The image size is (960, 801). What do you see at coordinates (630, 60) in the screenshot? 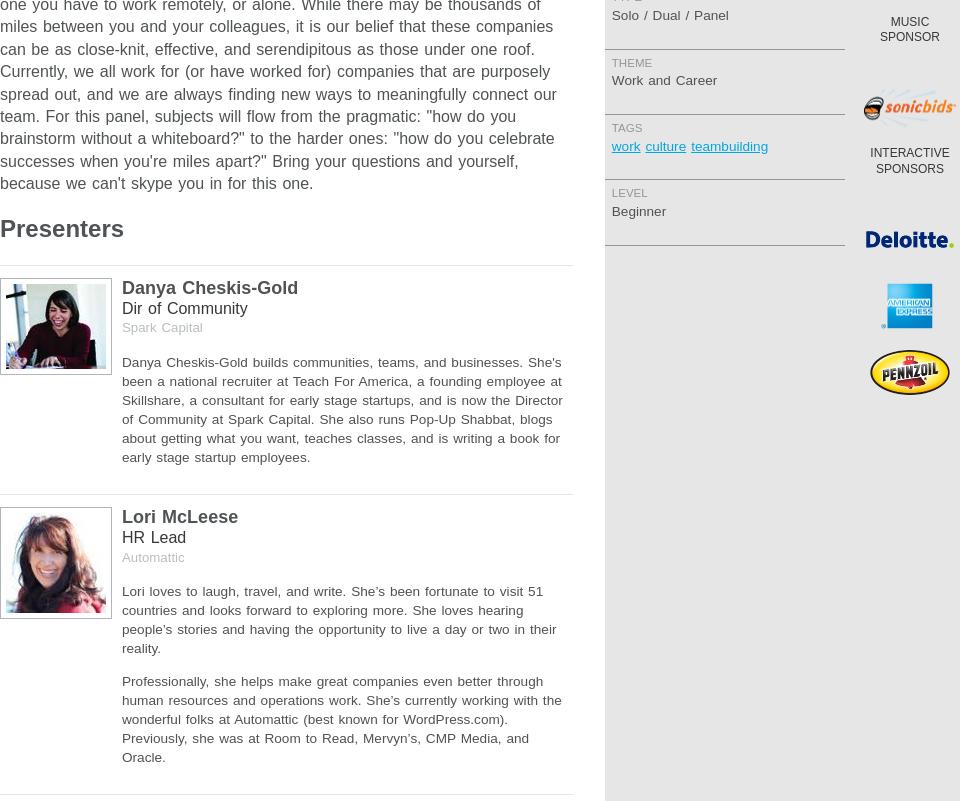
I see `'Theme'` at bounding box center [630, 60].